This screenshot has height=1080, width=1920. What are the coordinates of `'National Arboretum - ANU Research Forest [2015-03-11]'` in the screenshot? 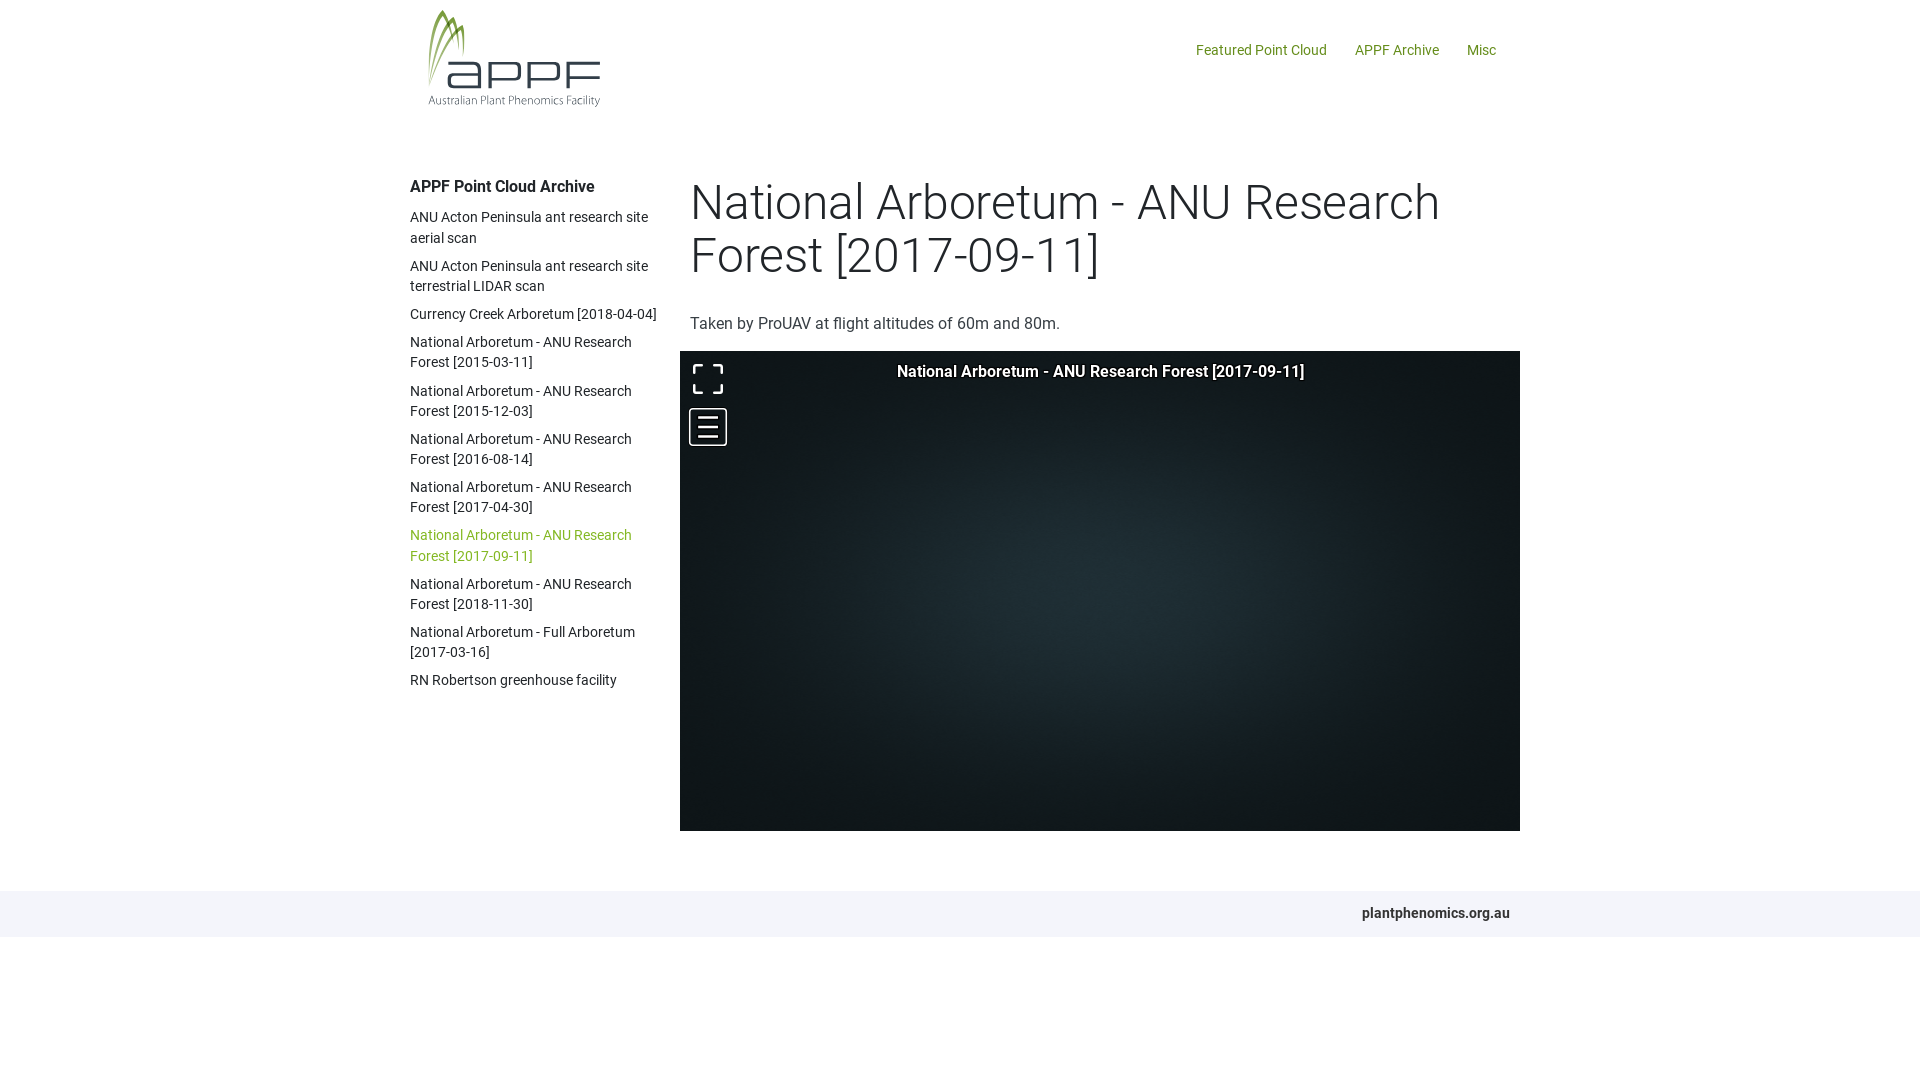 It's located at (521, 351).